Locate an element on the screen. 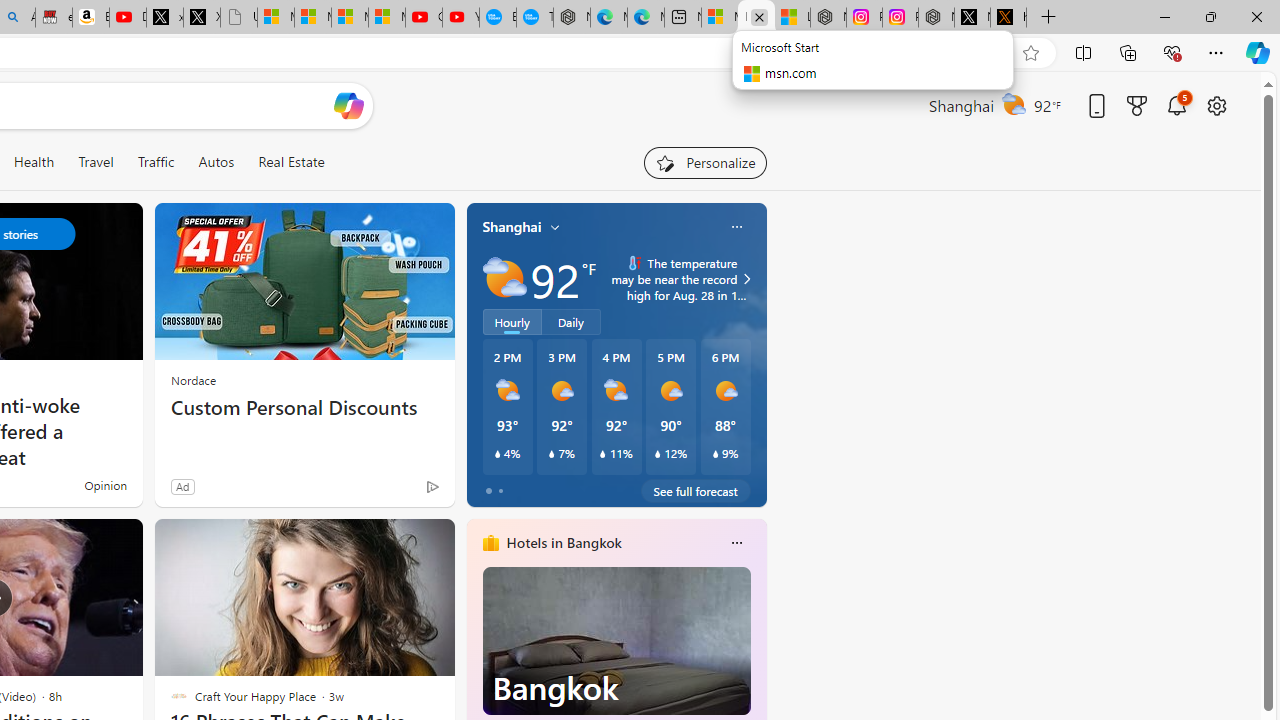 The image size is (1280, 720). 'See full forecast' is located at coordinates (695, 491).